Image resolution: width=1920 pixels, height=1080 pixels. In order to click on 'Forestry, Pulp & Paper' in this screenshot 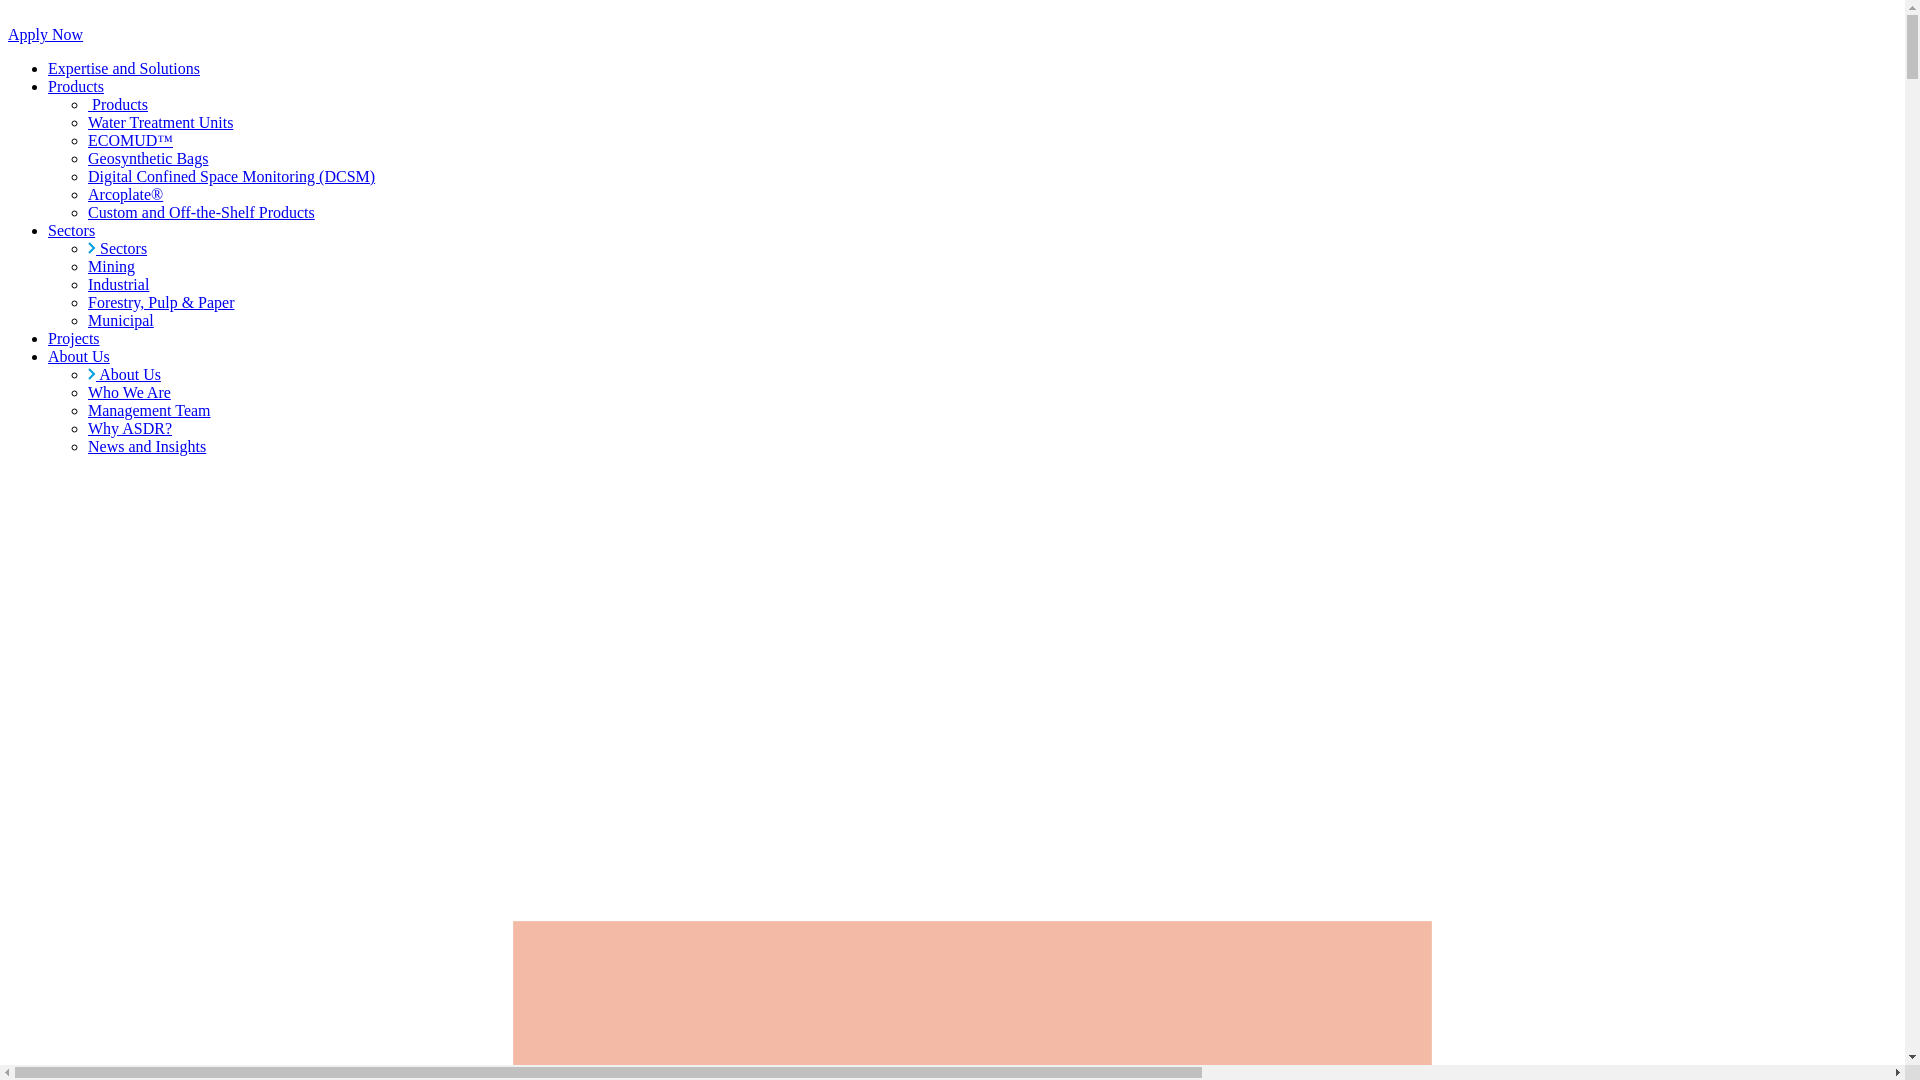, I will do `click(161, 302)`.